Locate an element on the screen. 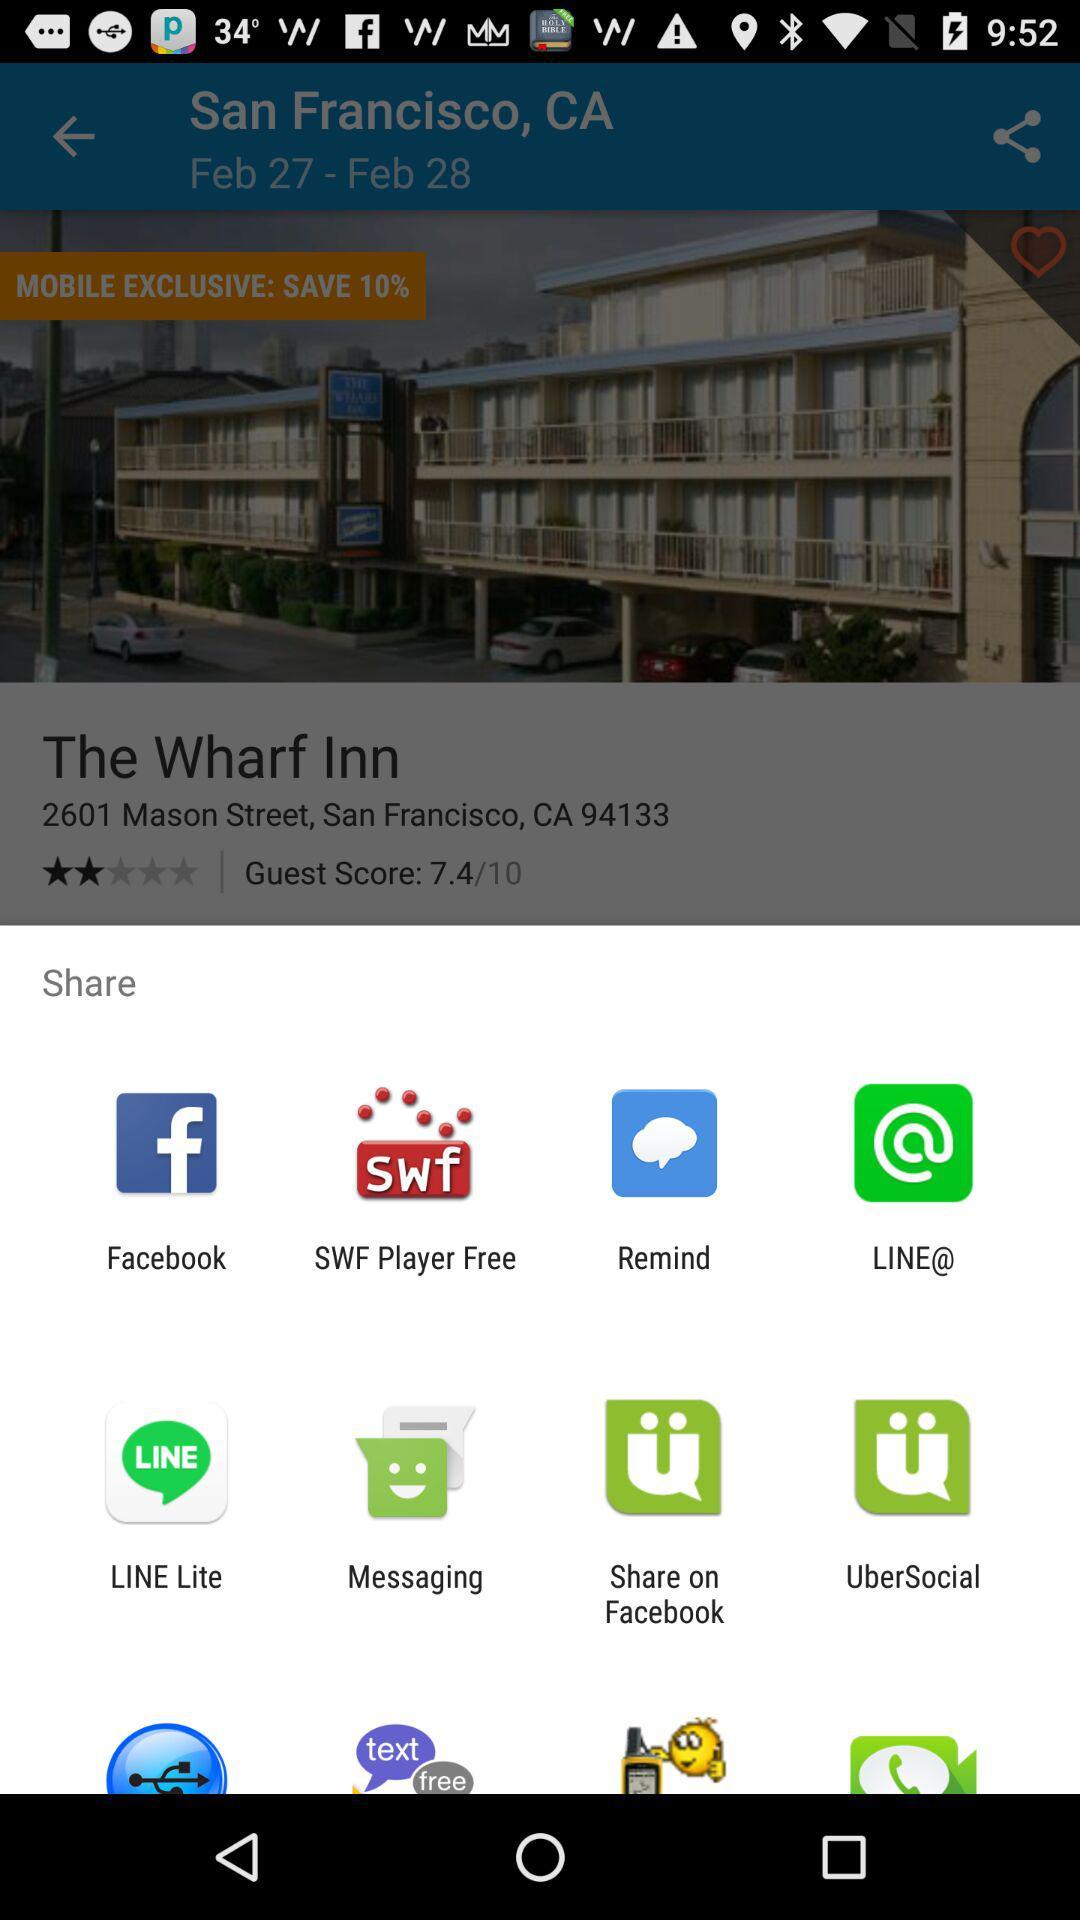  swf player free icon is located at coordinates (414, 1274).